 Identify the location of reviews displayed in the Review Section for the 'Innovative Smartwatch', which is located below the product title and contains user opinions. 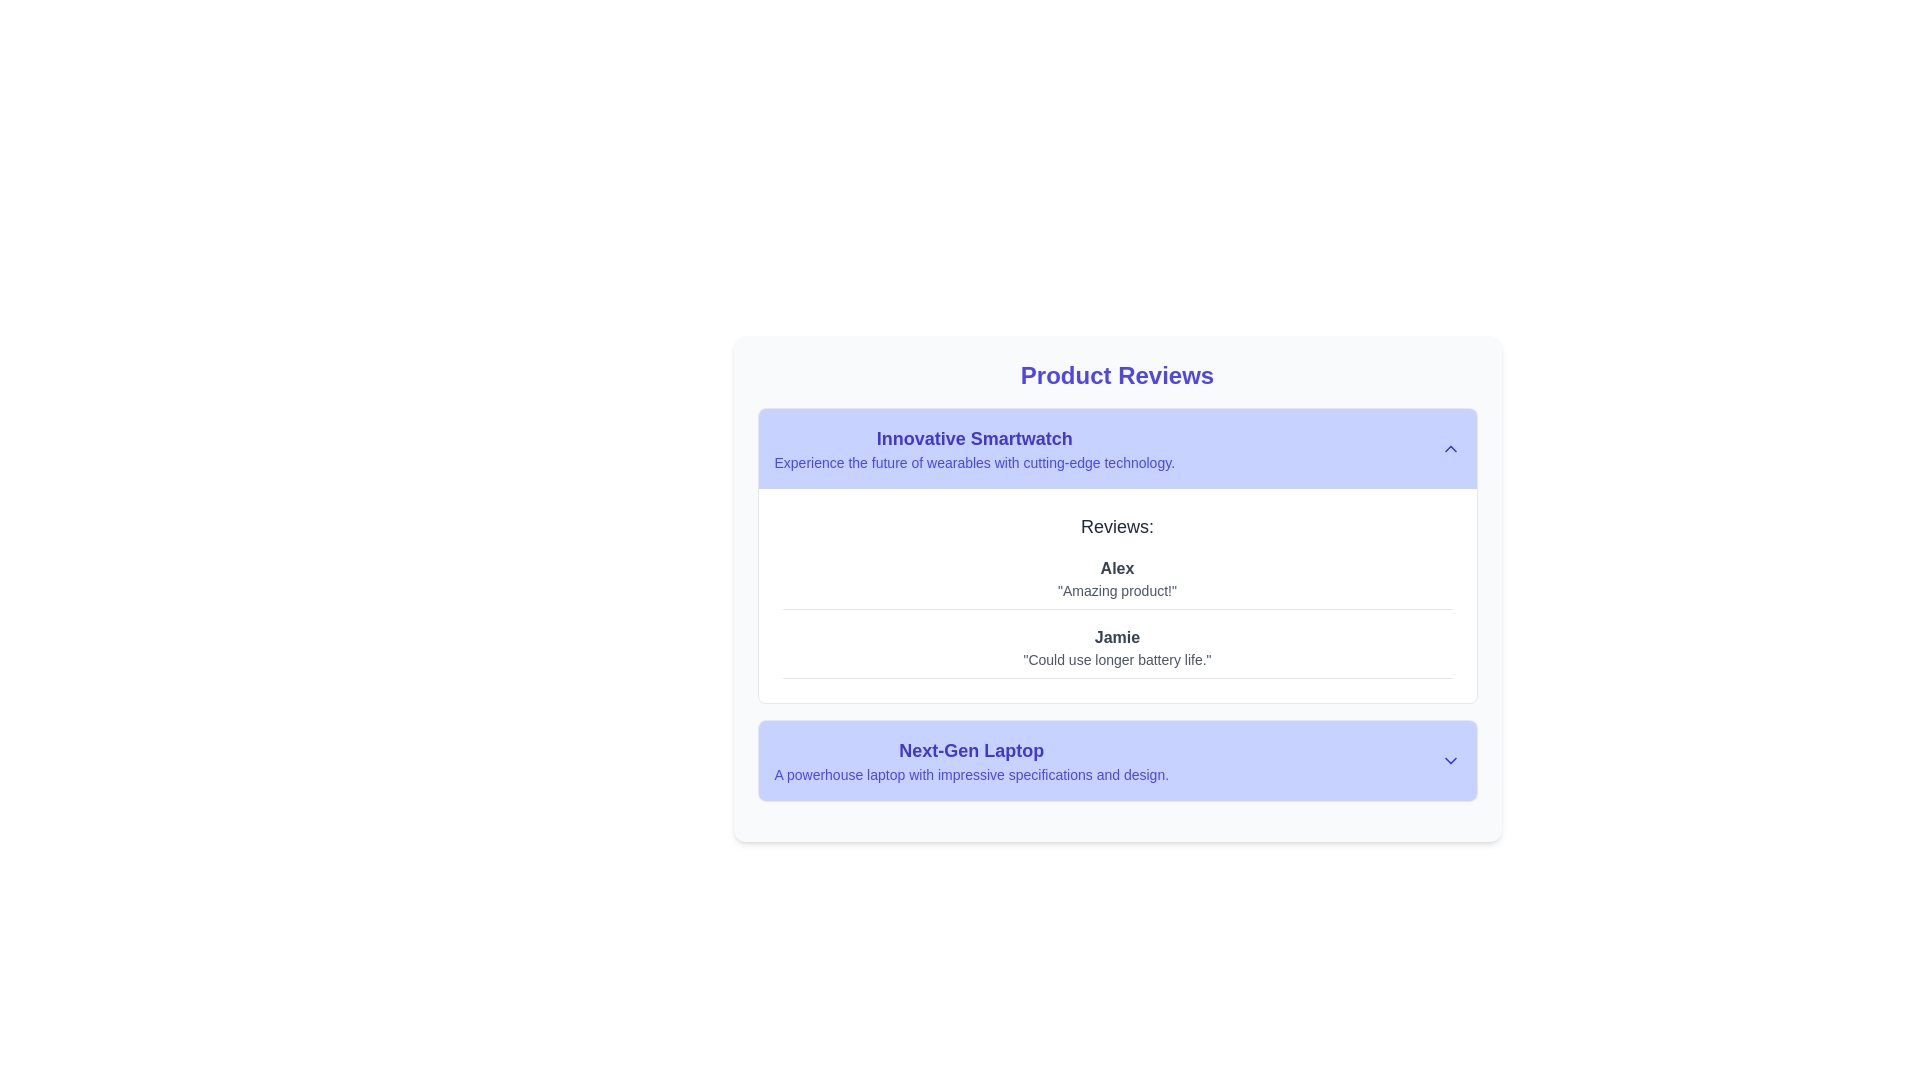
(1116, 595).